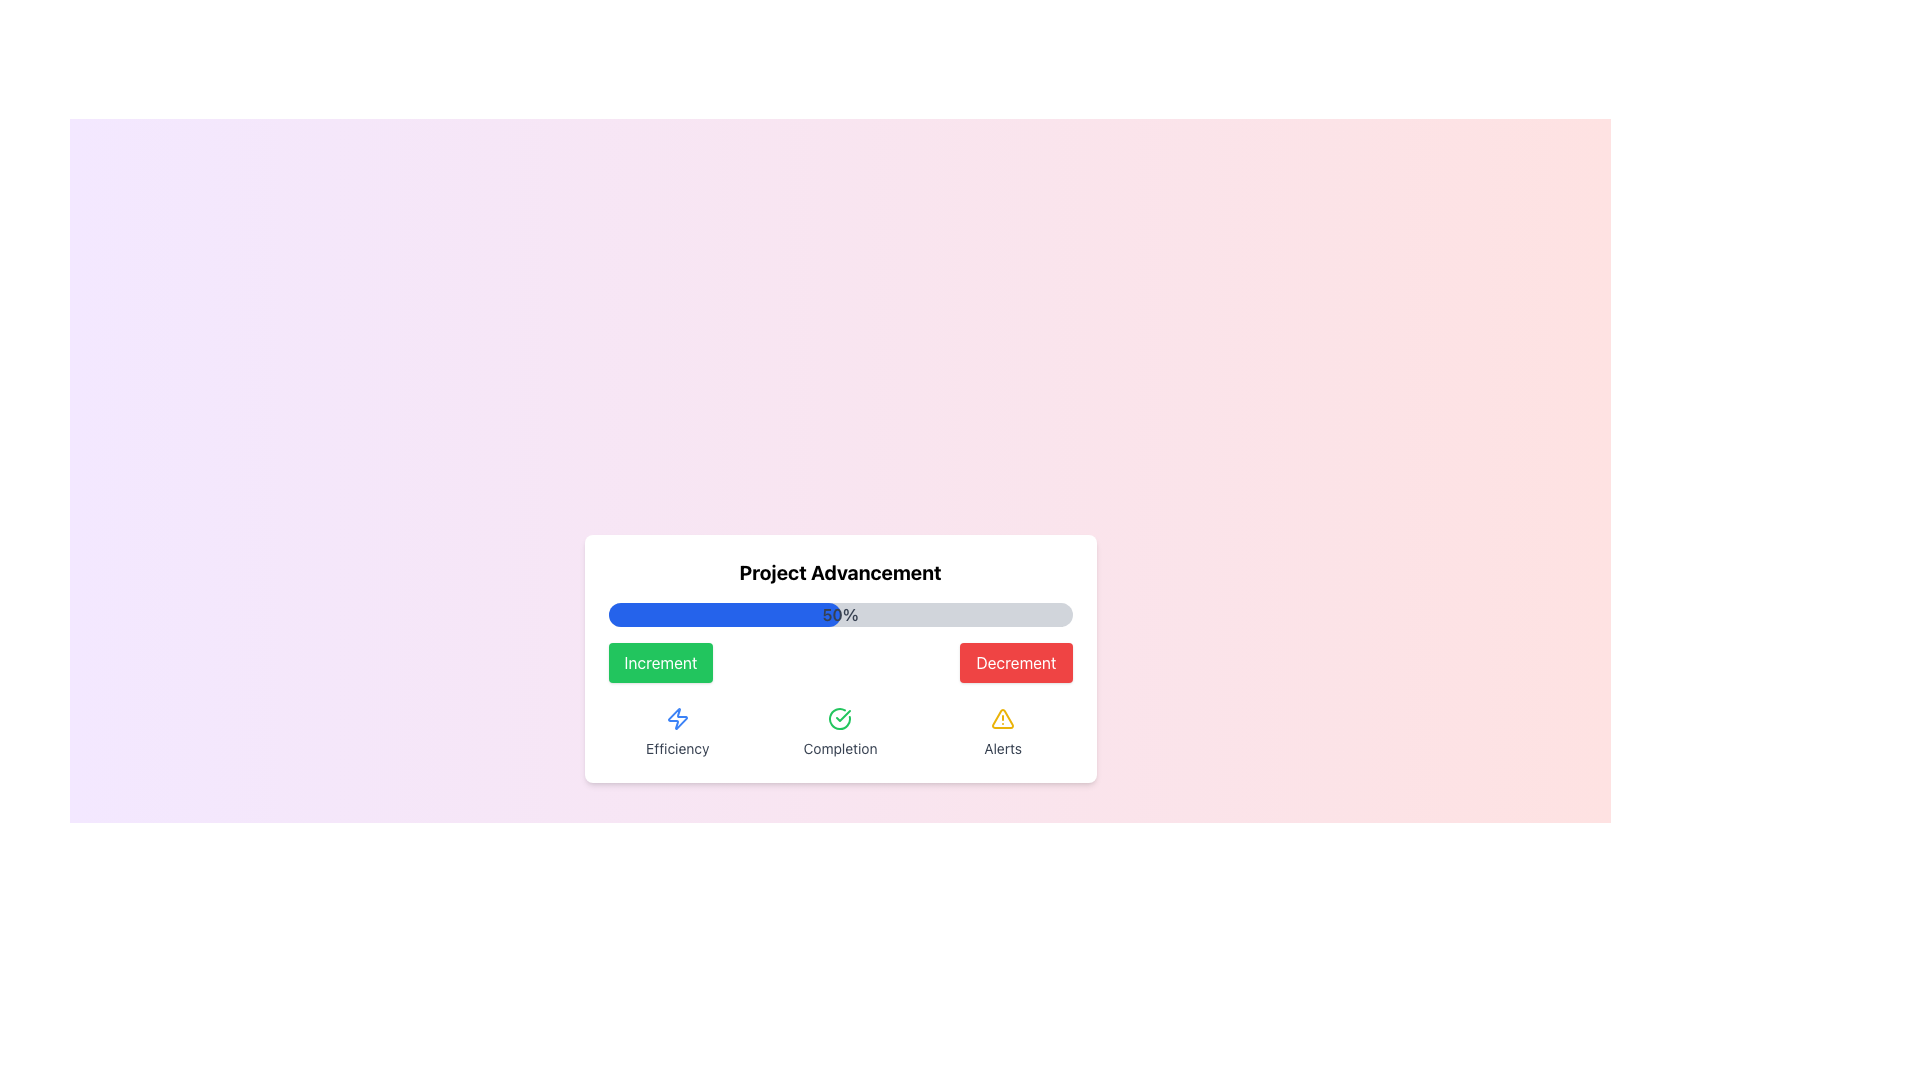 Image resolution: width=1920 pixels, height=1080 pixels. I want to click on the efficiency icon located in the bottom center section of the interface, beneath the progress bar and centered horizontally relative to the 'Increment' and 'Decrement' buttons, so click(677, 717).